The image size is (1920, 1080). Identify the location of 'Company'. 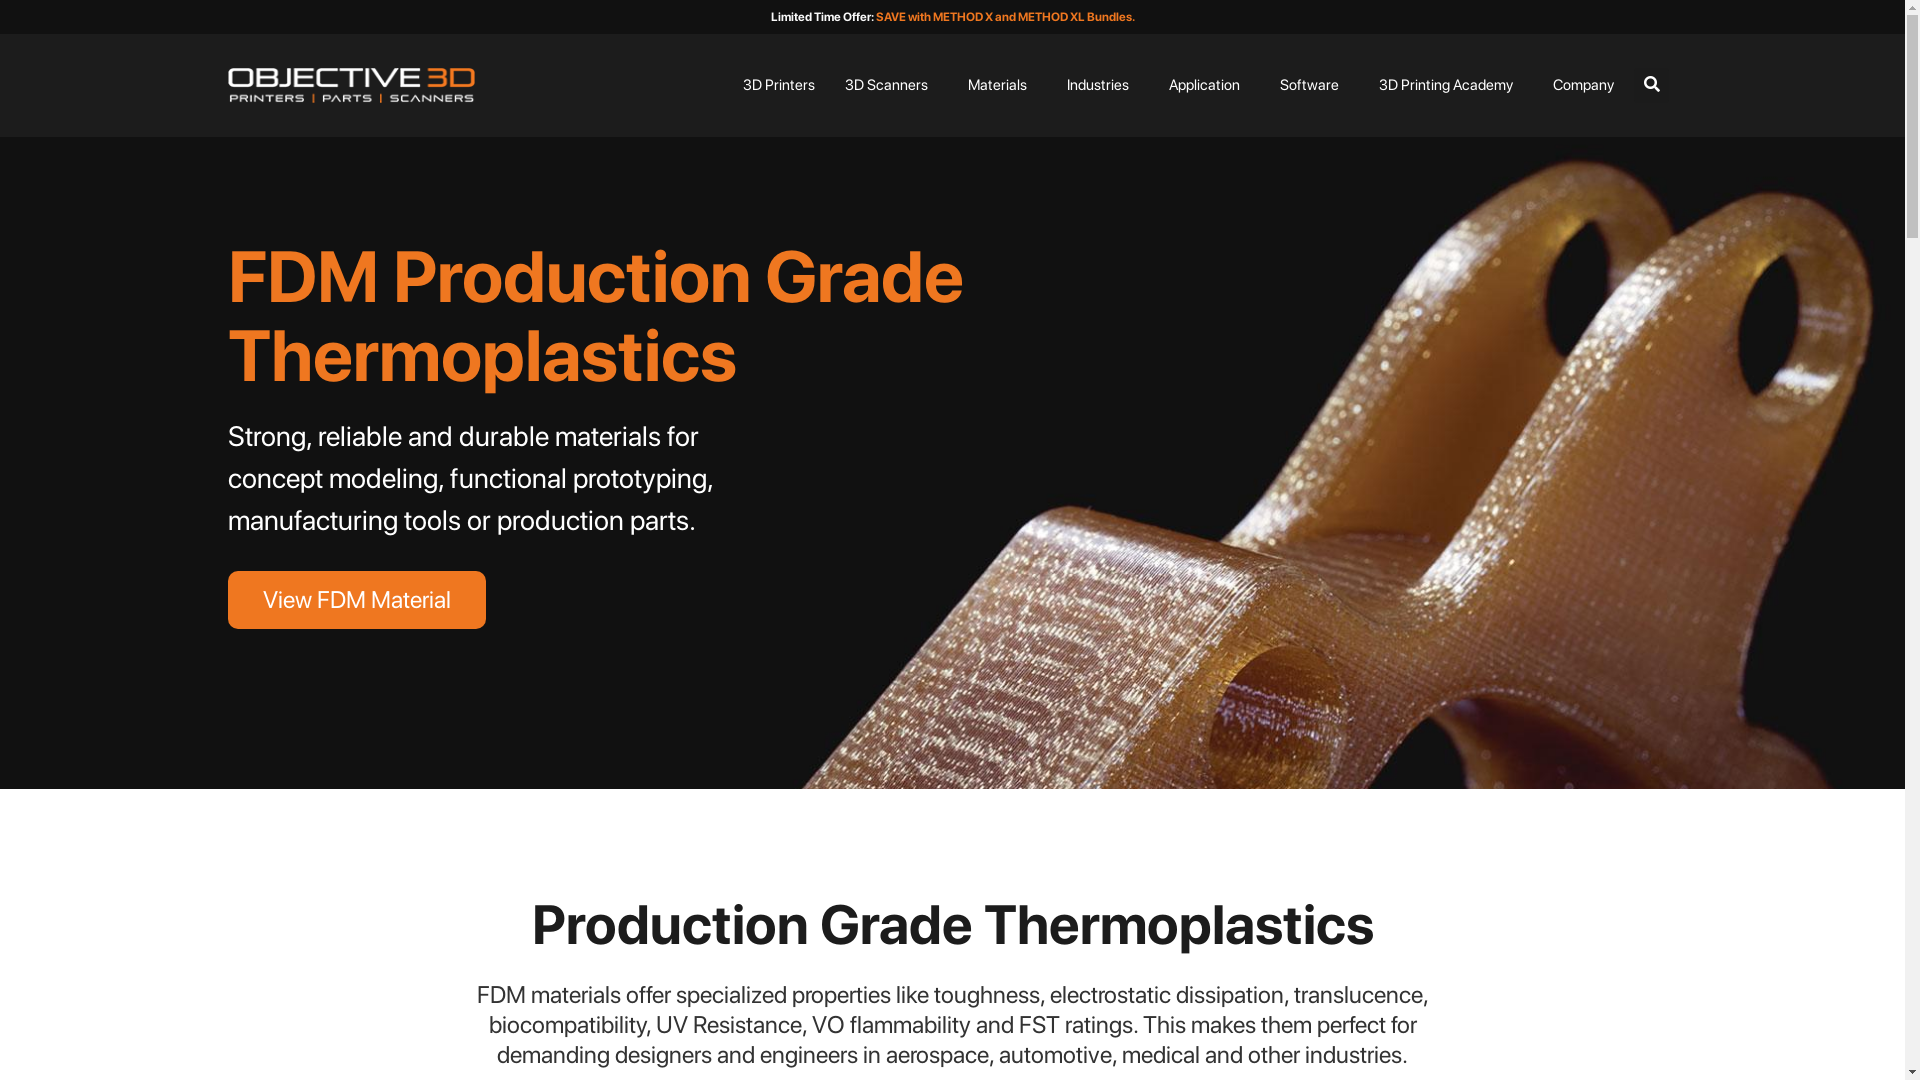
(1582, 84).